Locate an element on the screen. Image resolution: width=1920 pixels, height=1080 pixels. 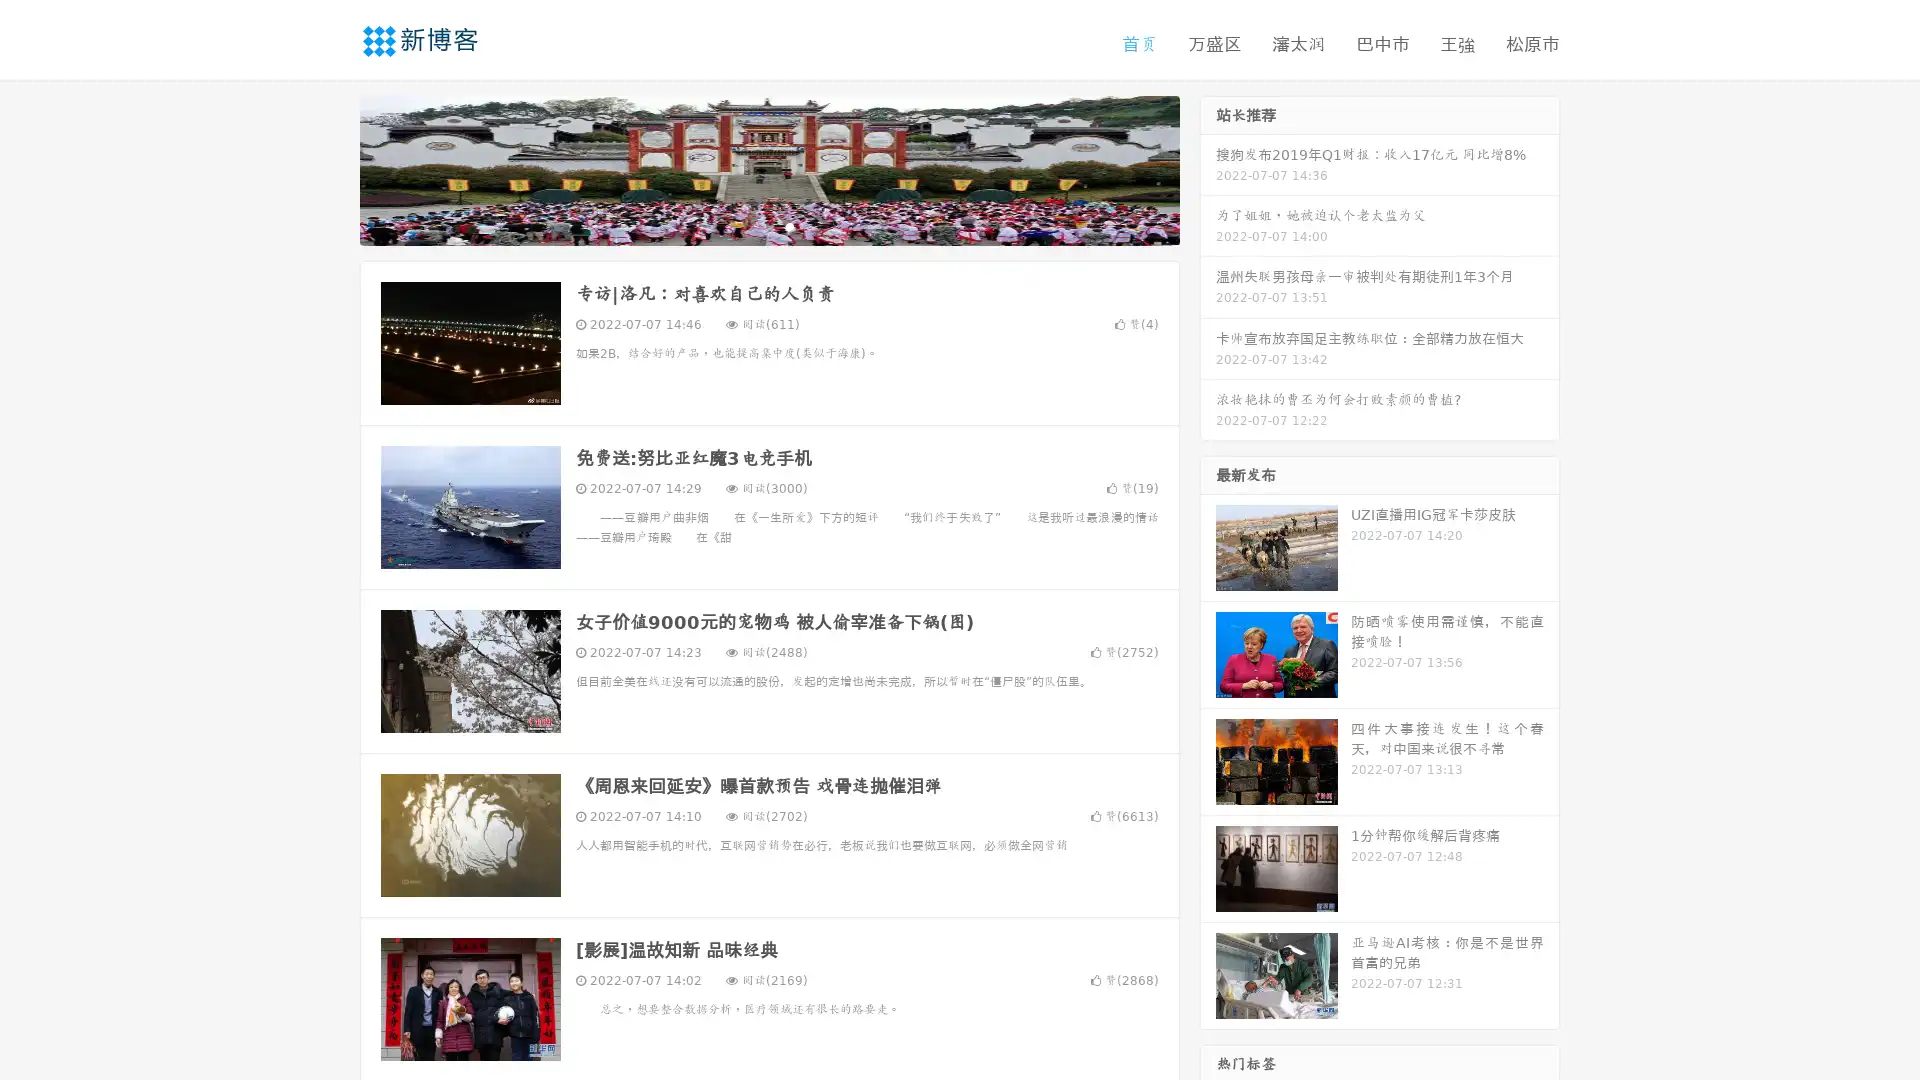
Next slide is located at coordinates (1208, 168).